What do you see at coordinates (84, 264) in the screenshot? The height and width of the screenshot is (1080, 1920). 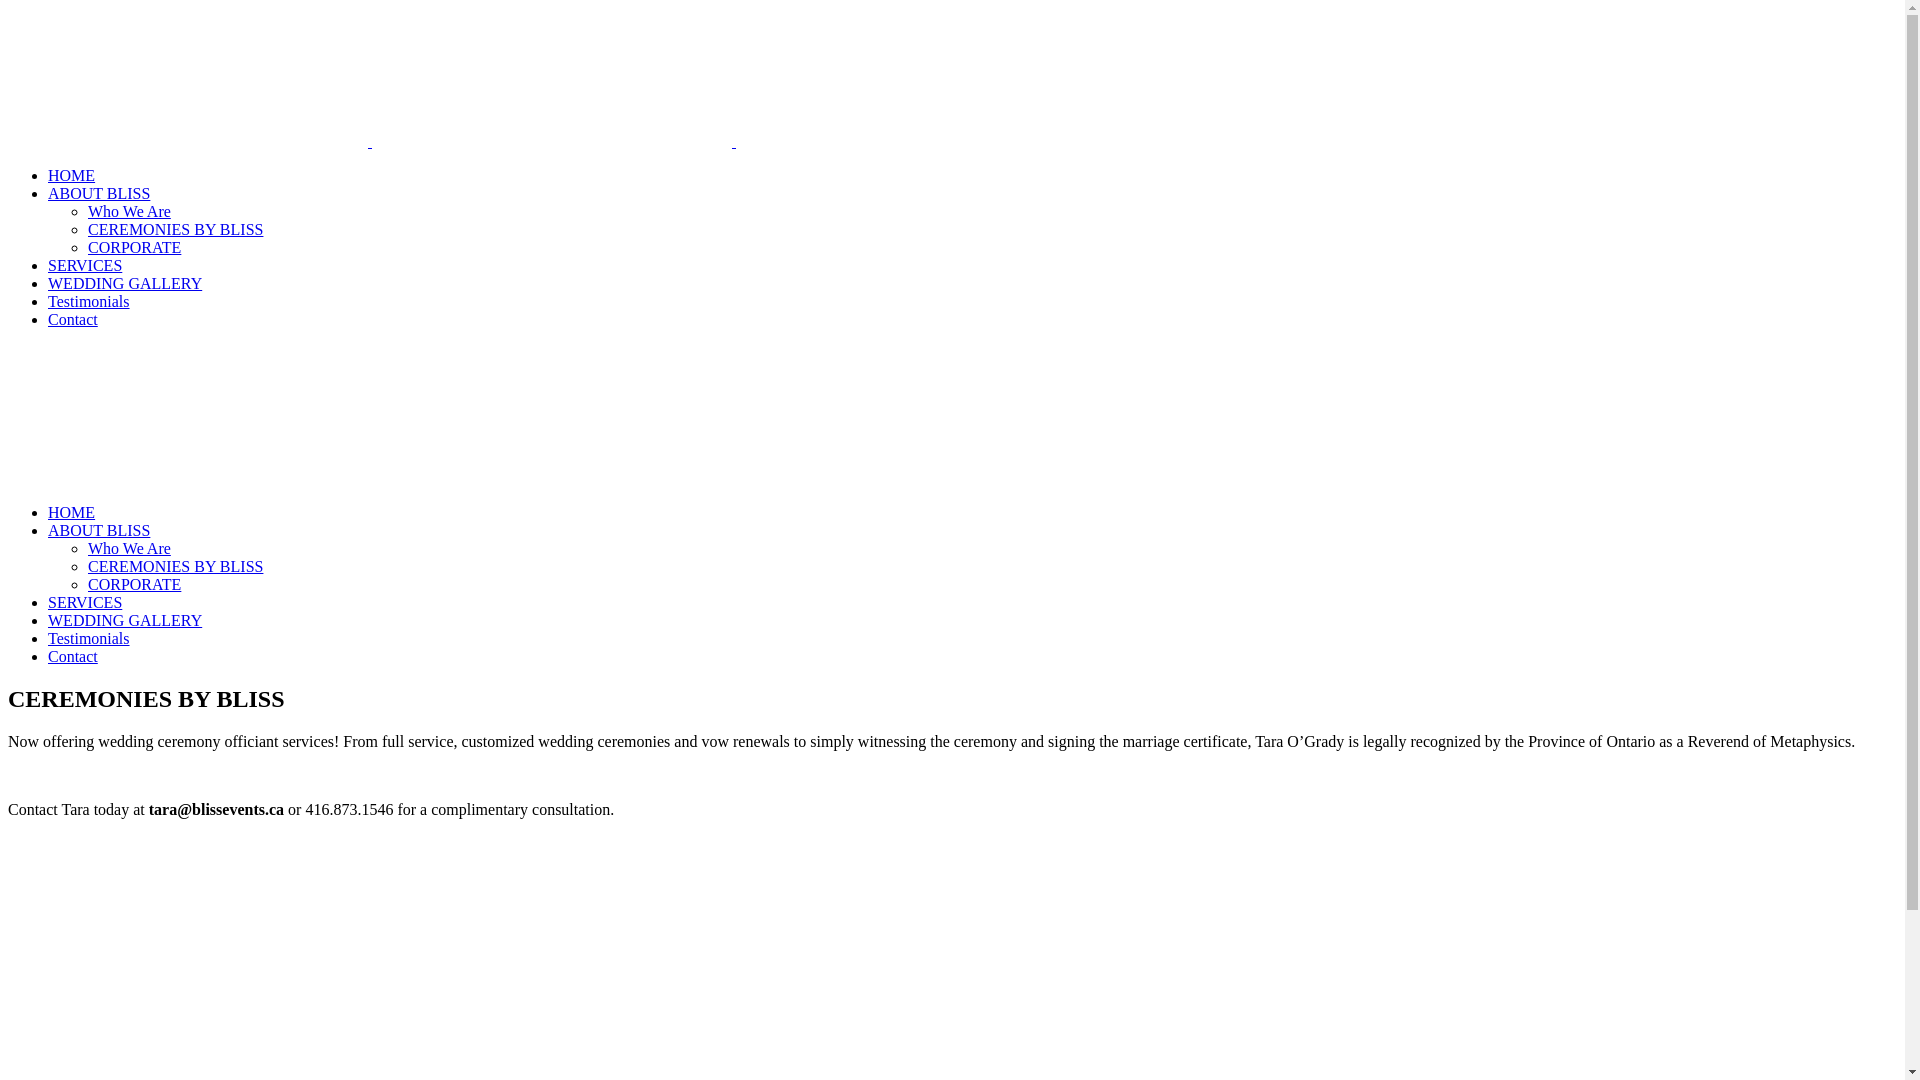 I see `'SERVICES'` at bounding box center [84, 264].